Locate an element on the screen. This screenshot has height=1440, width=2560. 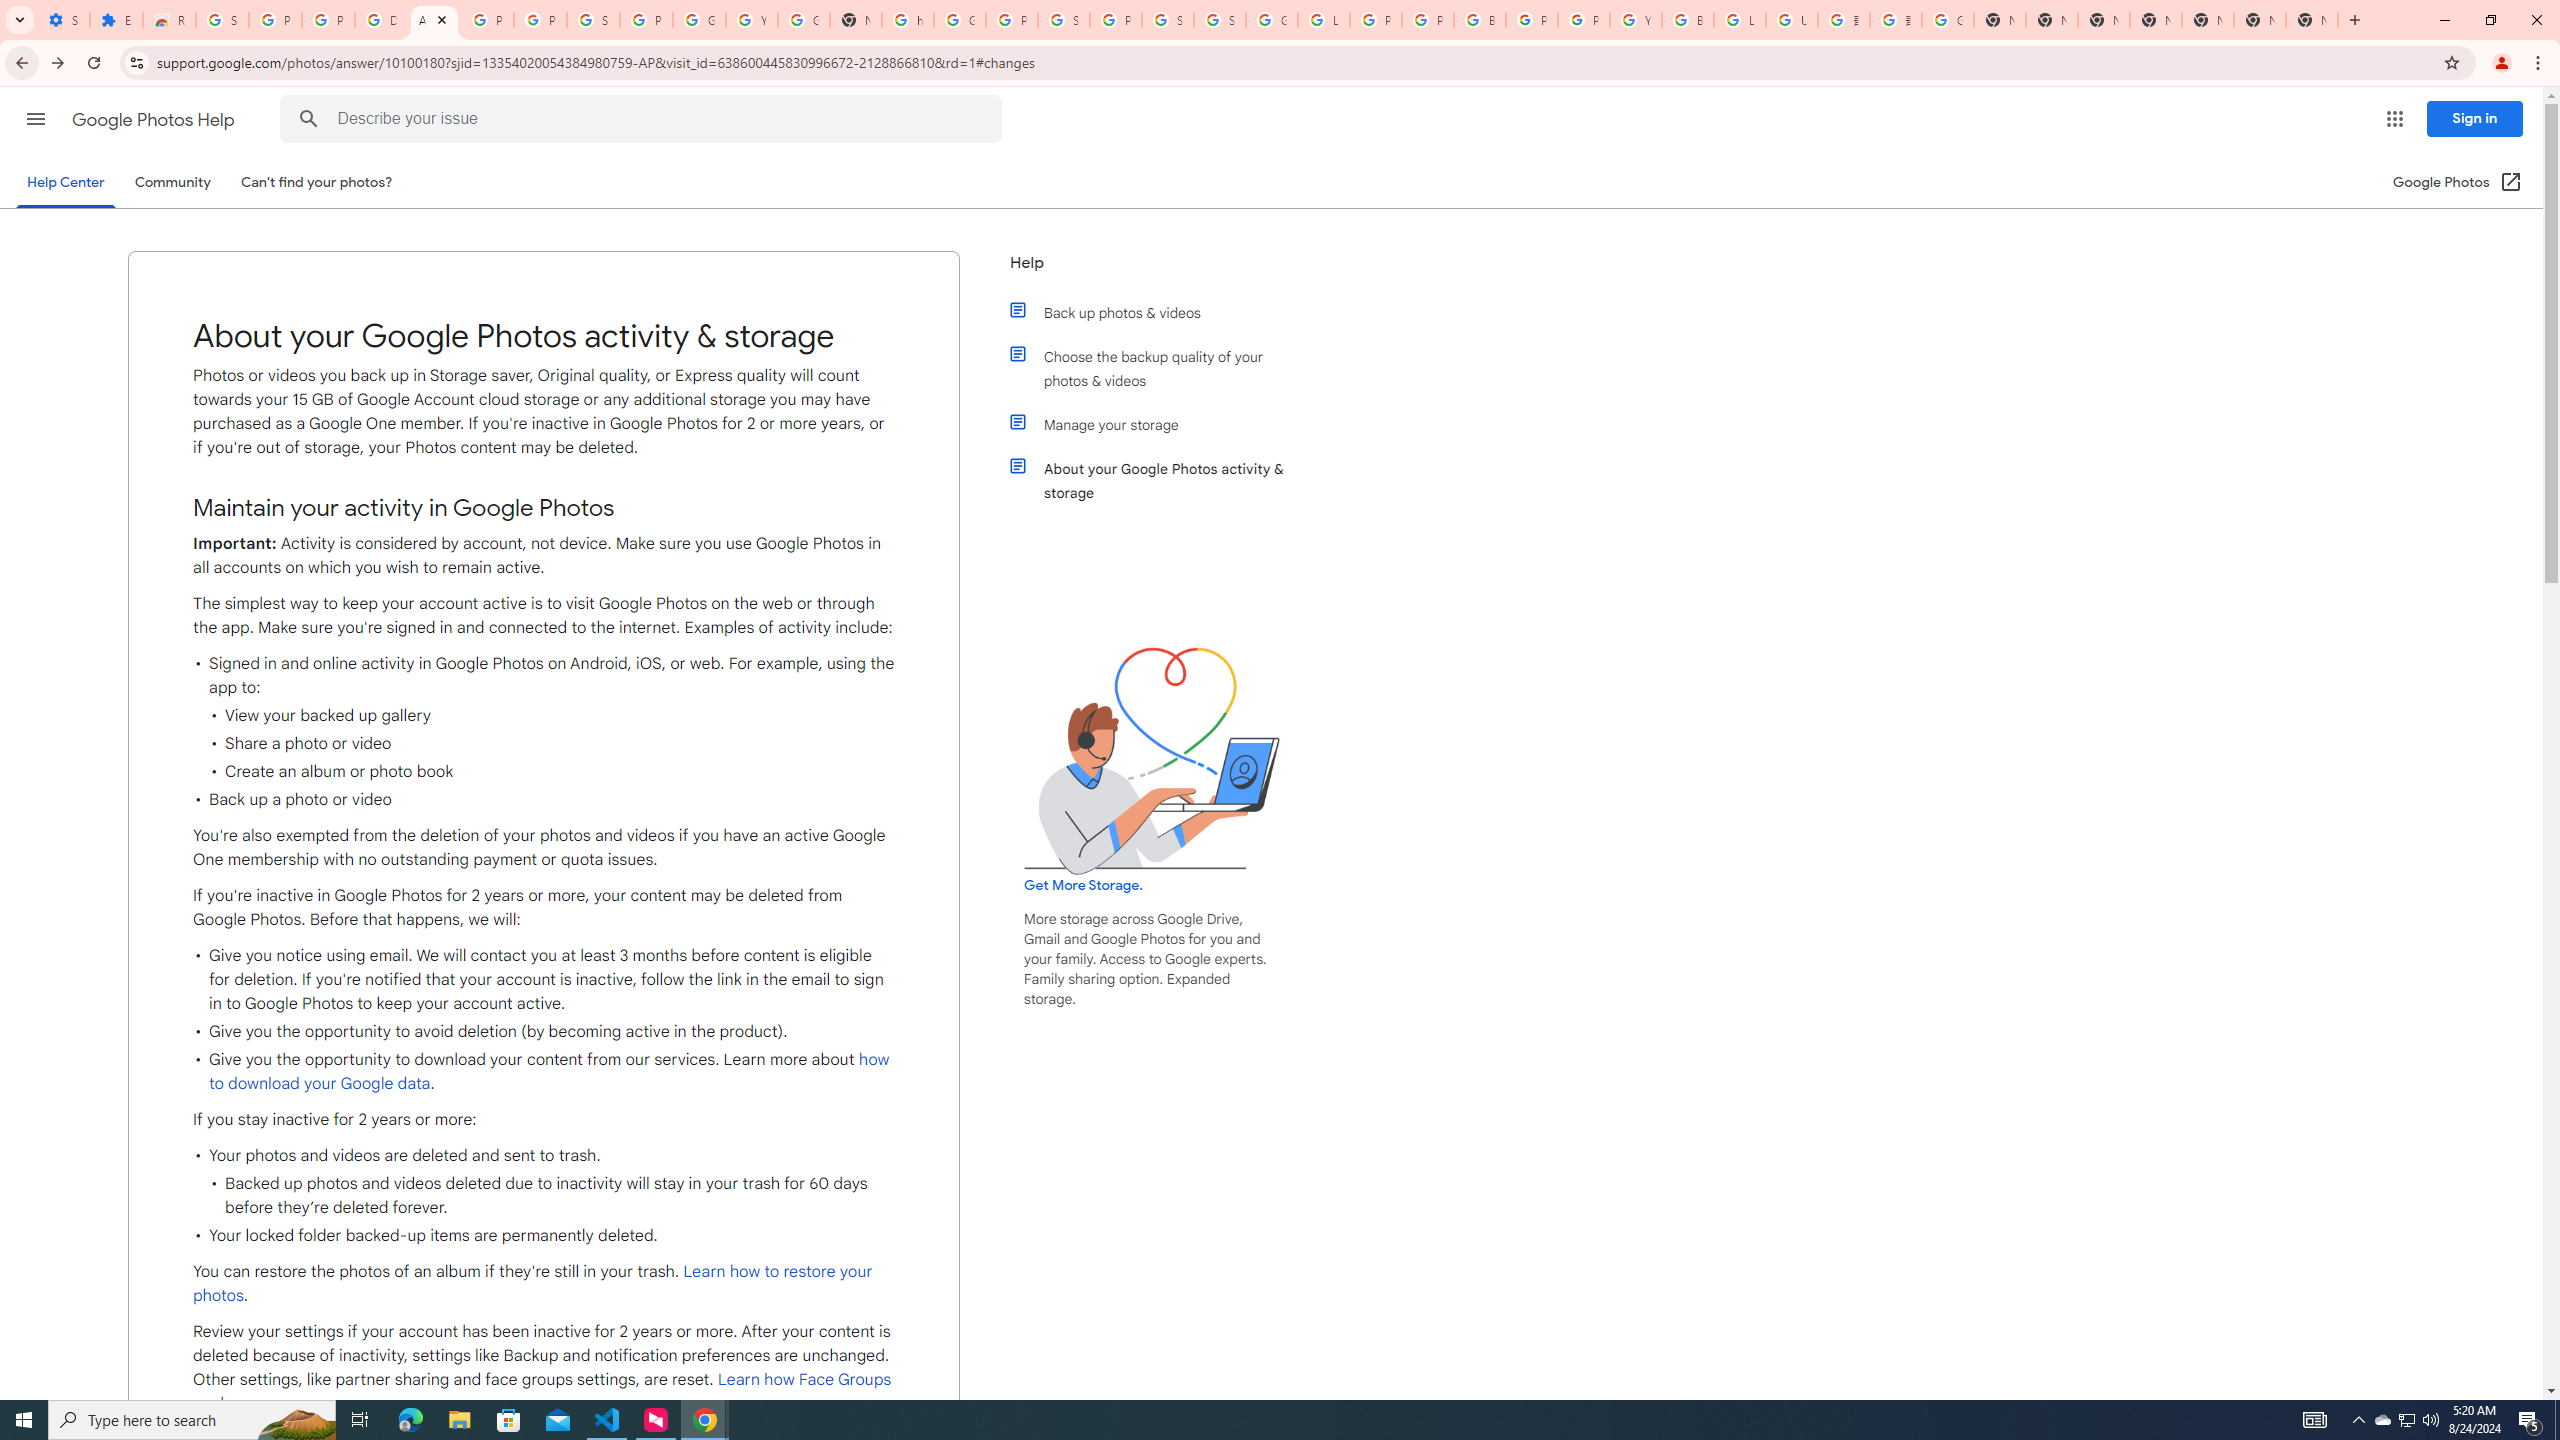
'Learn how to restore your photos' is located at coordinates (531, 1282).